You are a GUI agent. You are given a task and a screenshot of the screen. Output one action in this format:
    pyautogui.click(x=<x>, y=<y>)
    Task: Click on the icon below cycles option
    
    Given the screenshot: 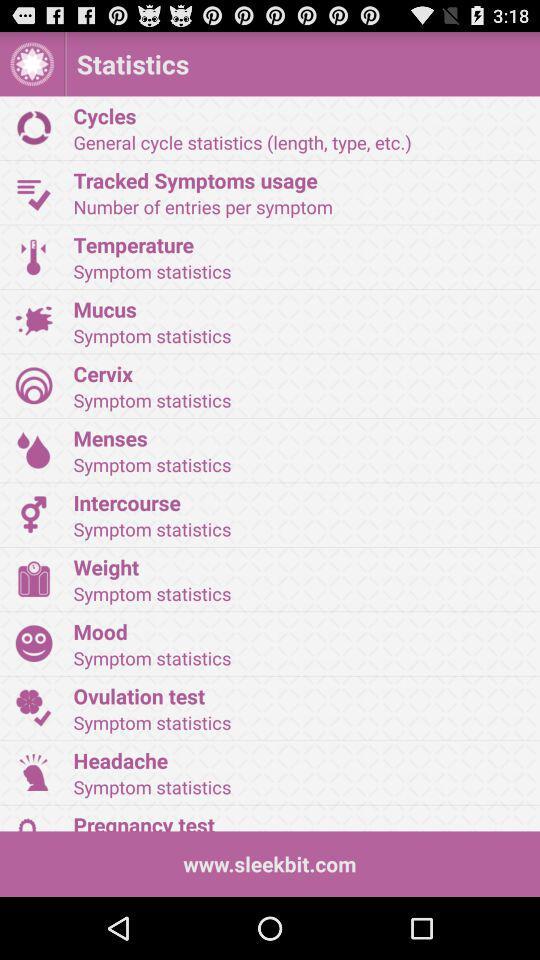 What is the action you would take?
    pyautogui.click(x=33, y=192)
    